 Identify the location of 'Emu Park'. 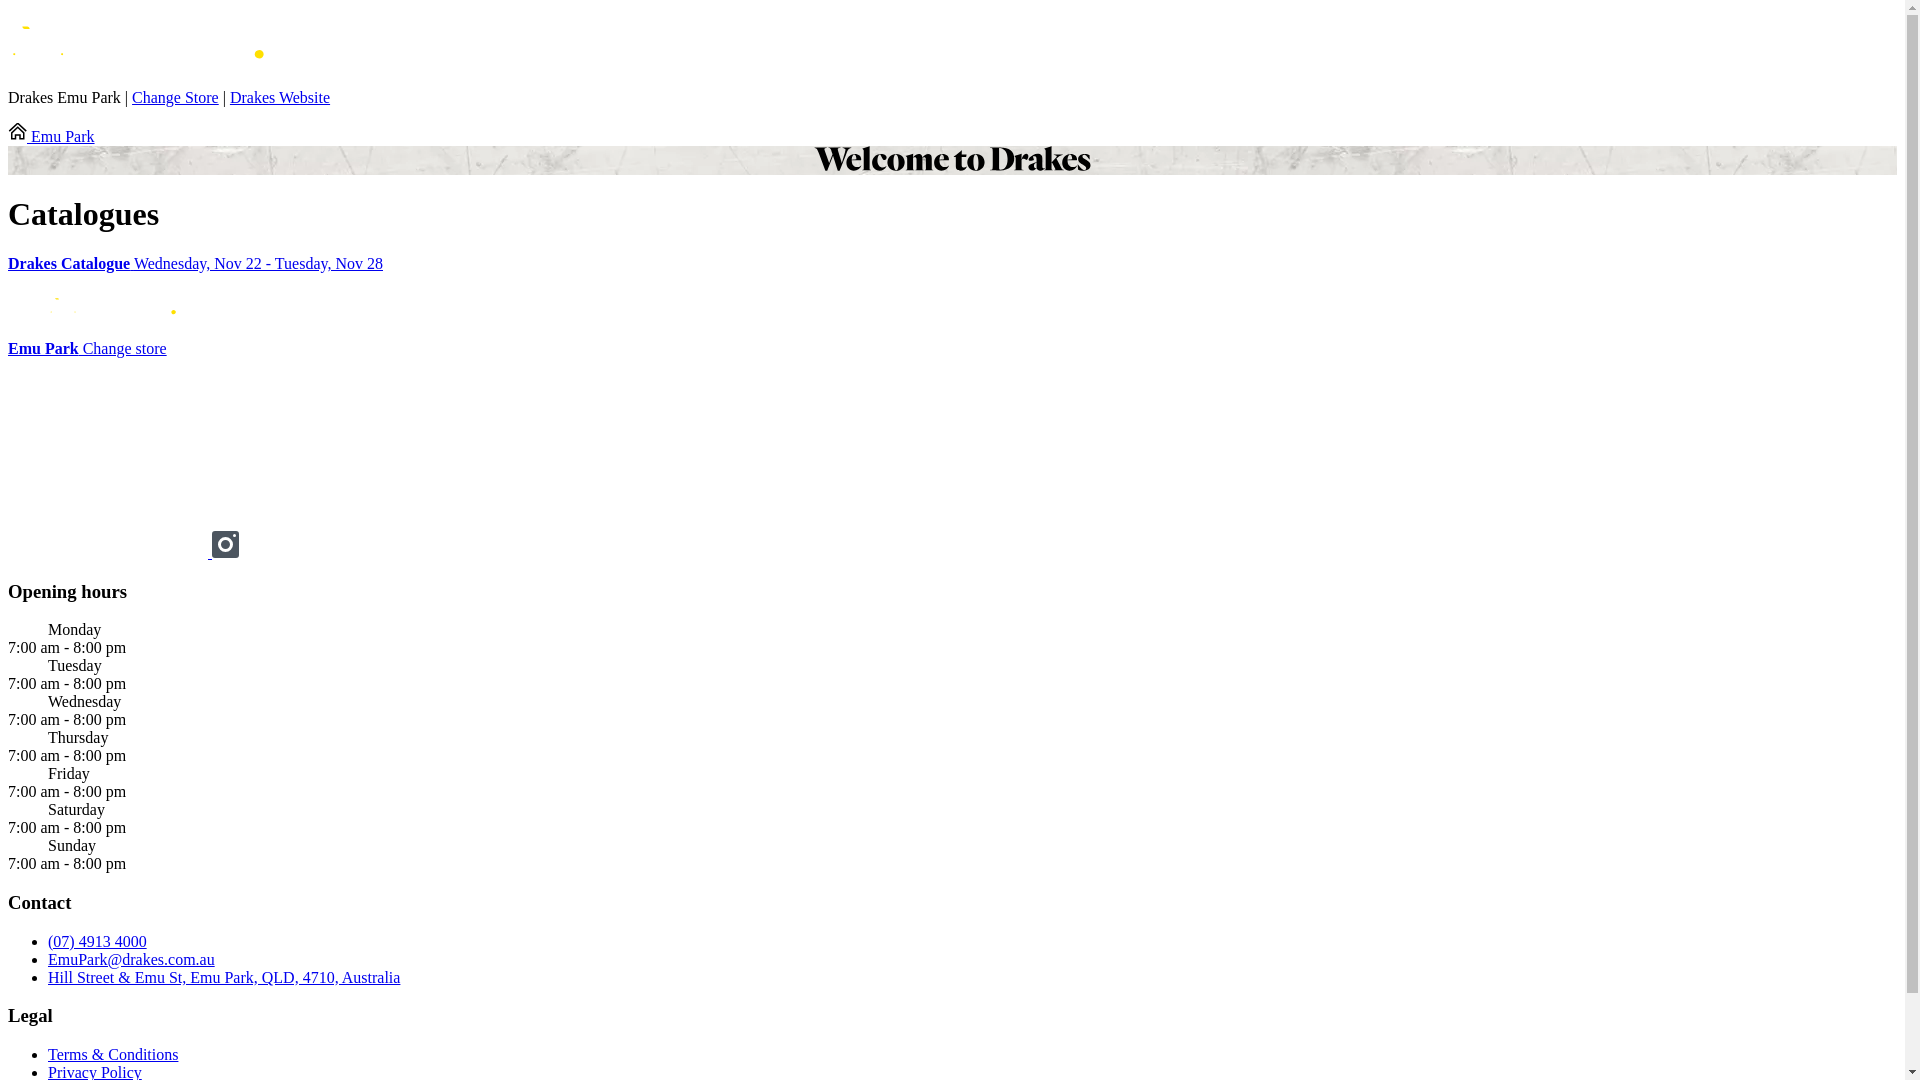
(51, 135).